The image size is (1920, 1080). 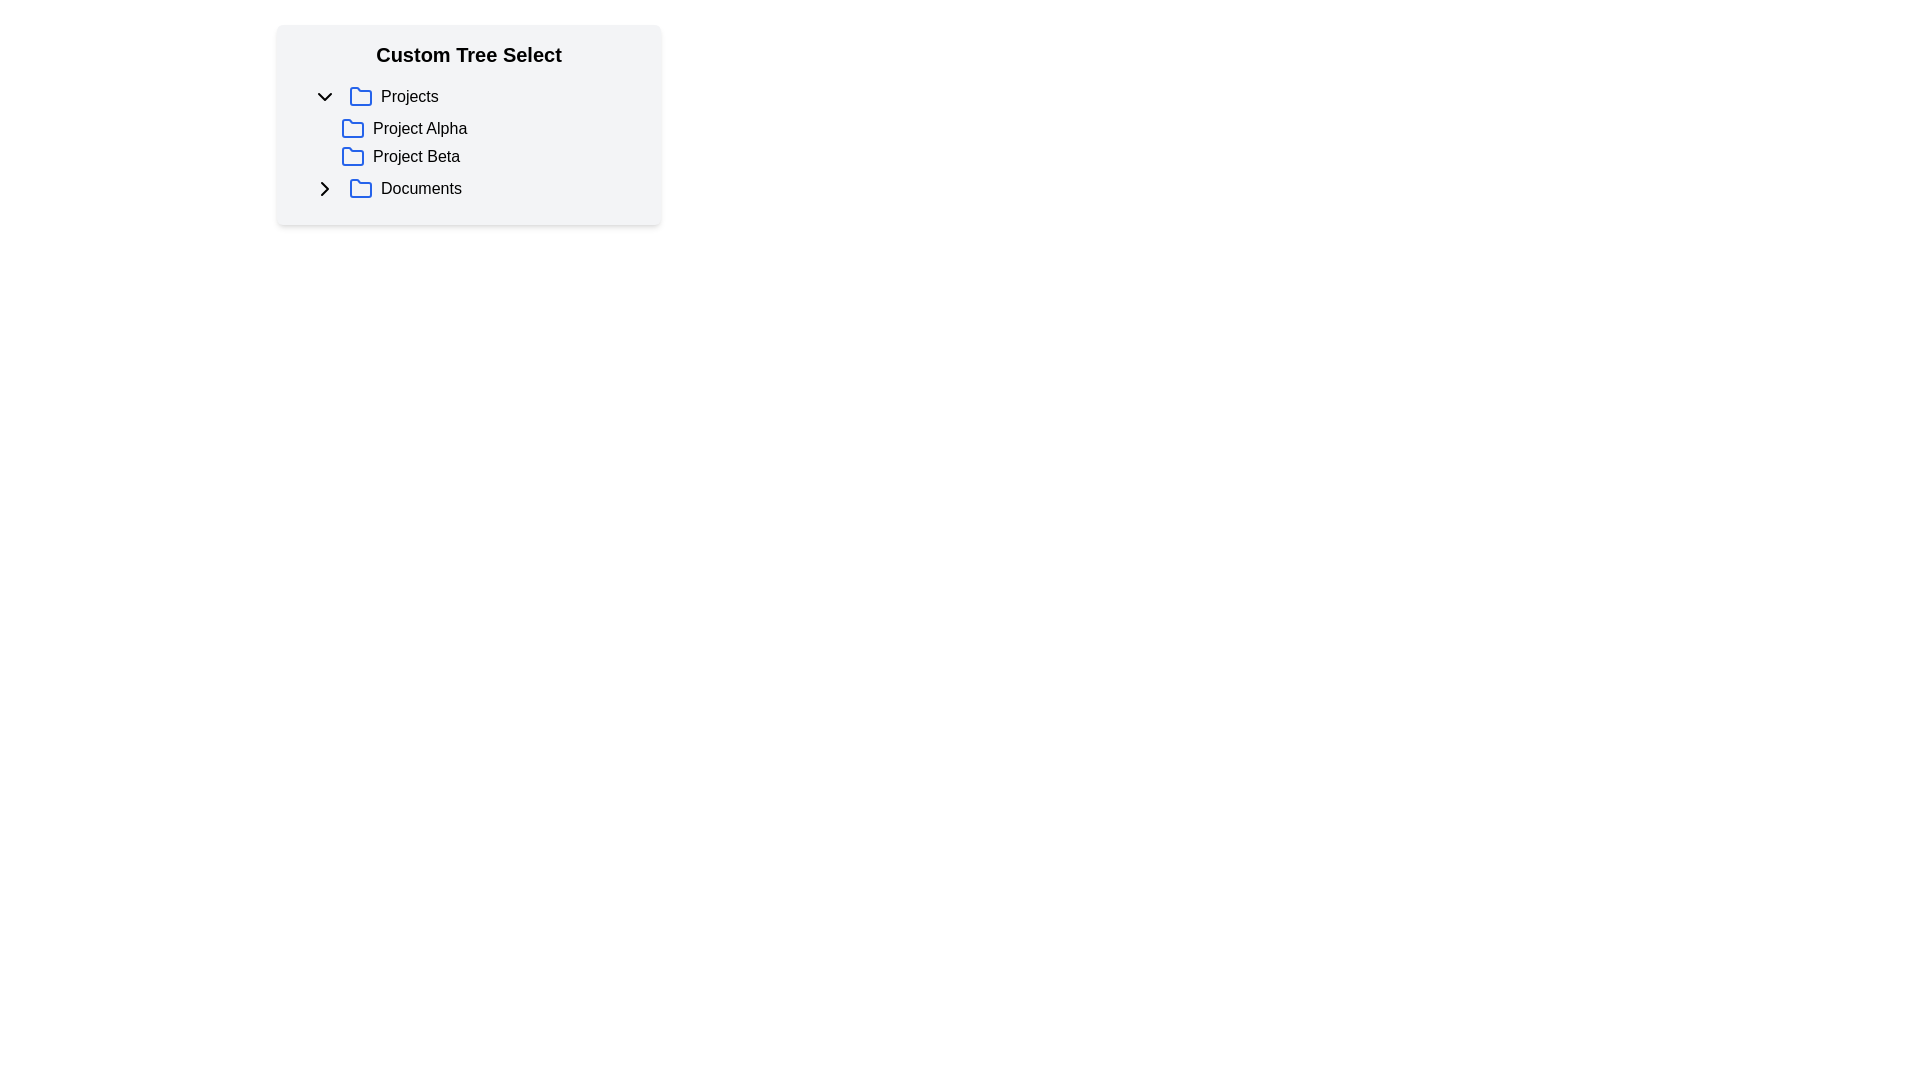 What do you see at coordinates (353, 128) in the screenshot?
I see `the blue folder icon with rounded corners and an open-top design` at bounding box center [353, 128].